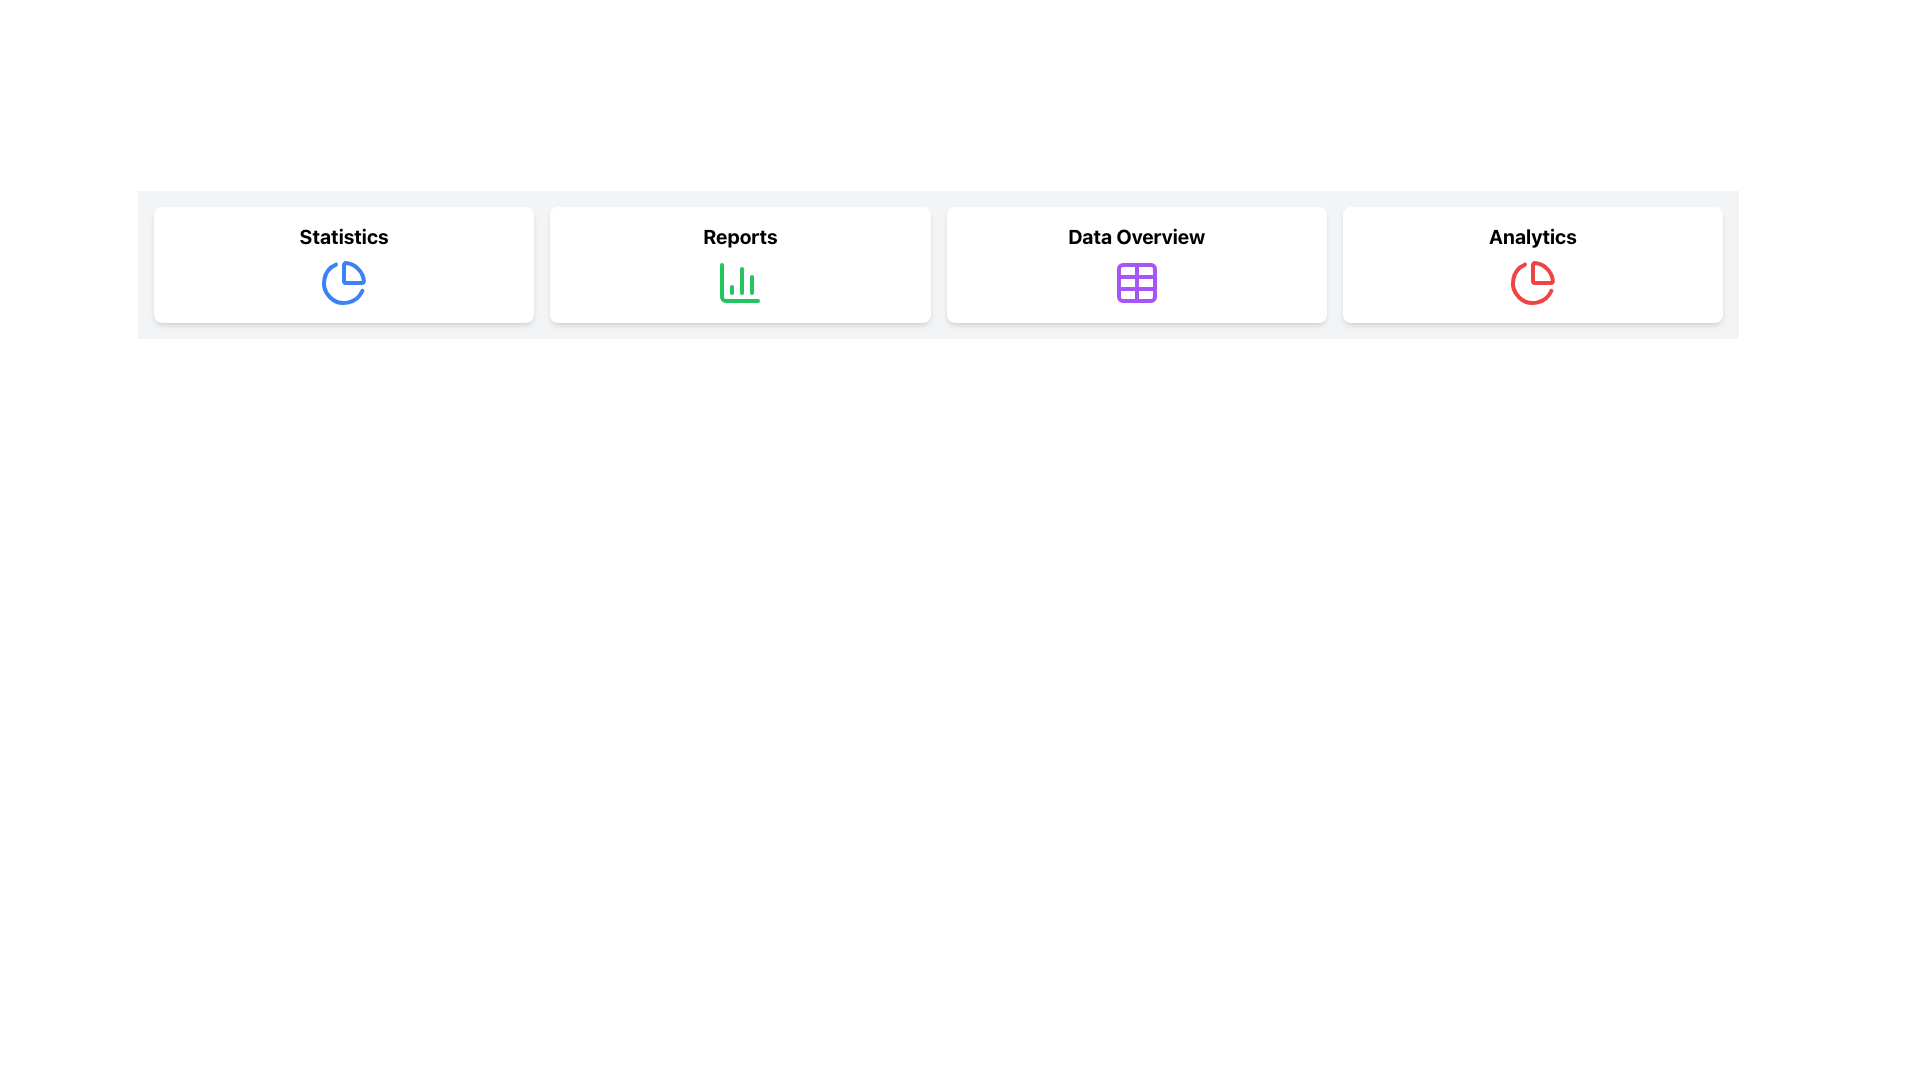  What do you see at coordinates (739, 282) in the screenshot?
I see `the visual indicator icon for the 'Reports' section, which is positioned beneath the 'Reports' label in the horizontal icon arrangement` at bounding box center [739, 282].